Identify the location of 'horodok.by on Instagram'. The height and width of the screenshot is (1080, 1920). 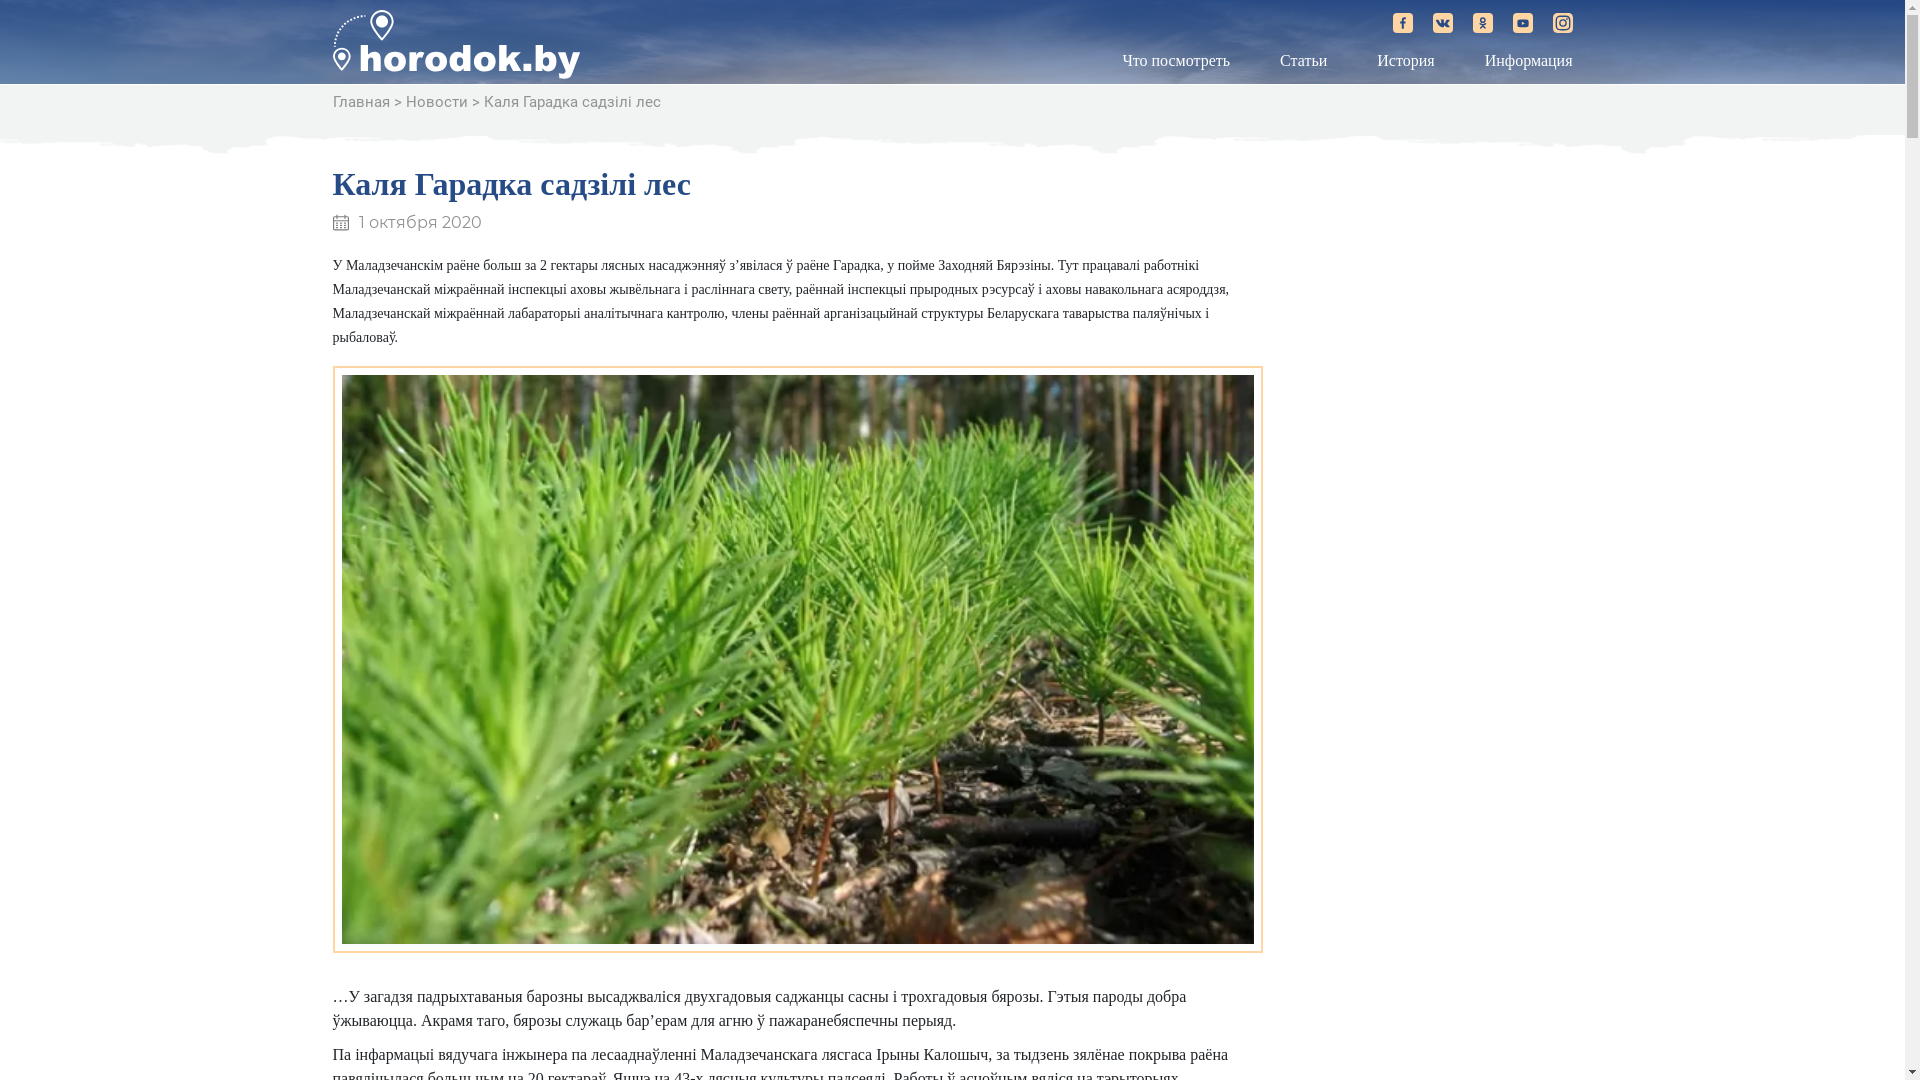
(1560, 23).